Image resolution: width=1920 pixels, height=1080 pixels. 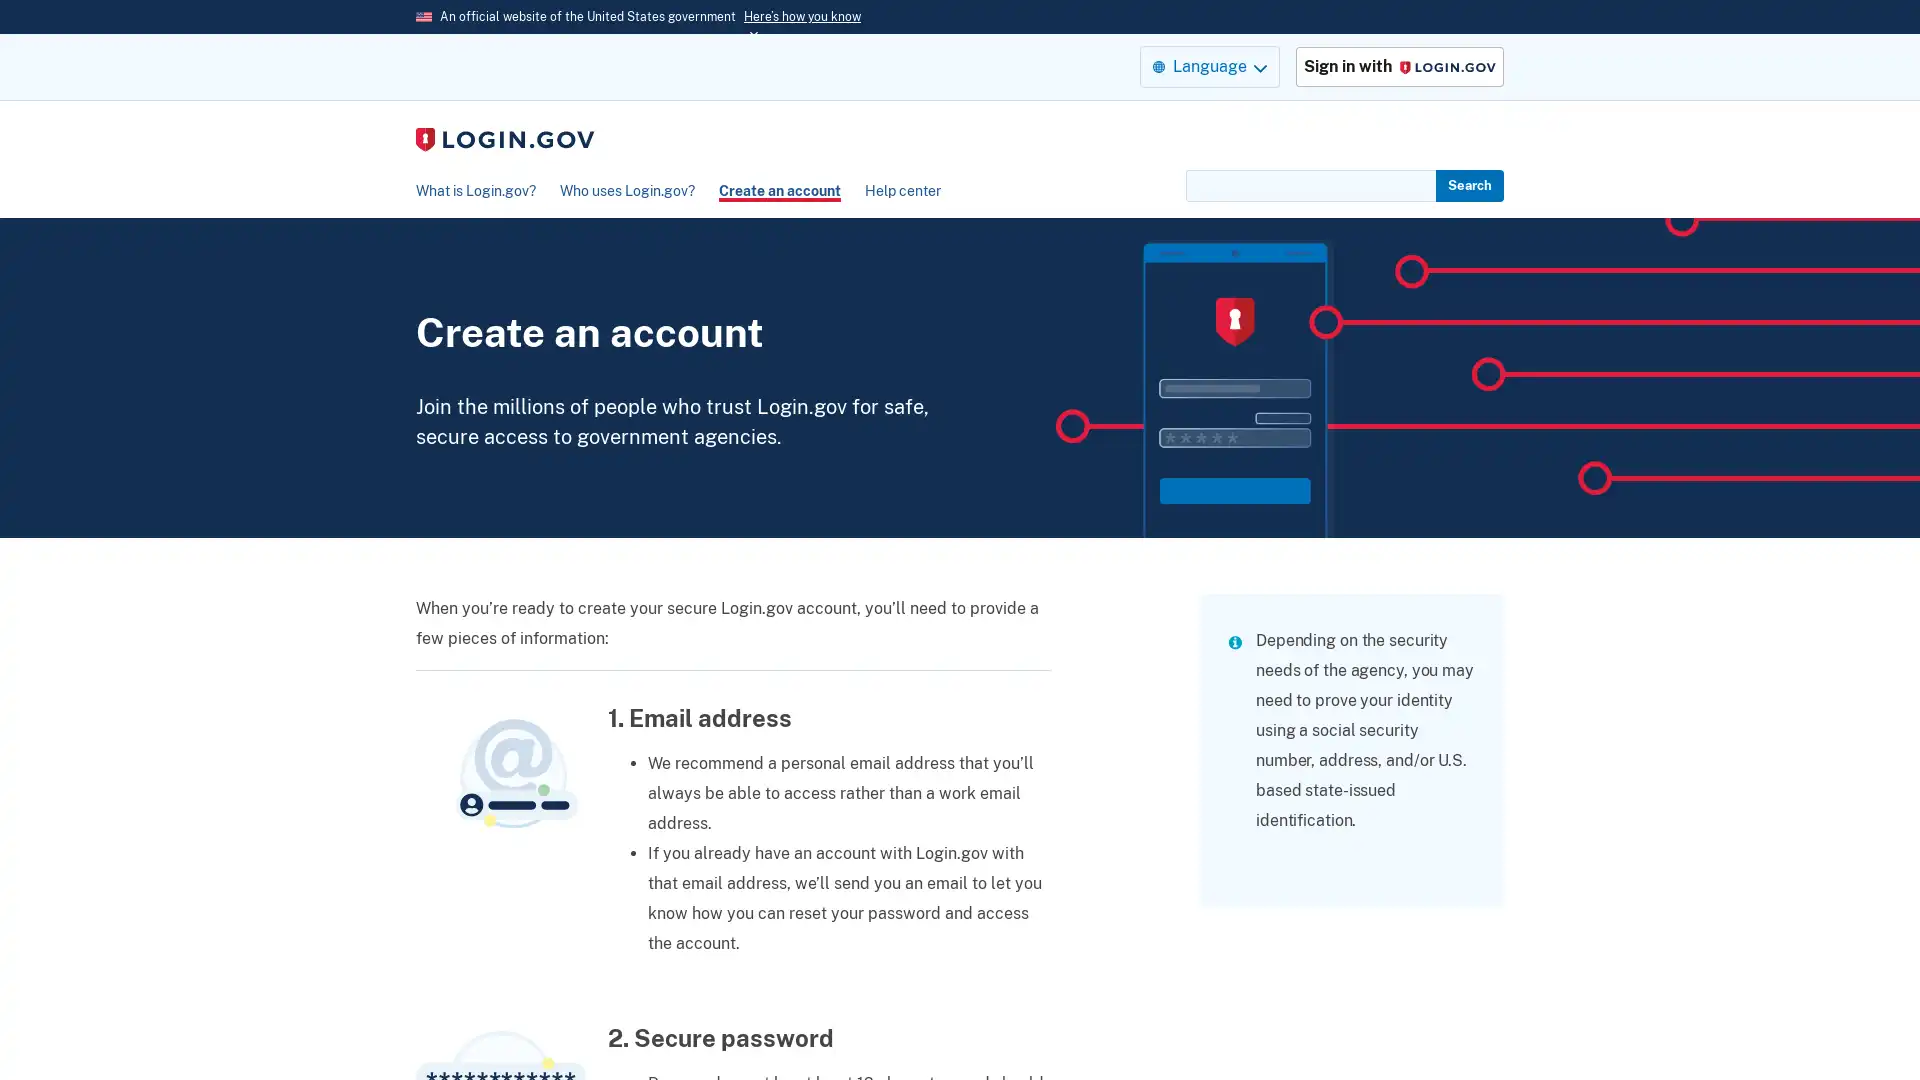 I want to click on Language, so click(x=1208, y=65).